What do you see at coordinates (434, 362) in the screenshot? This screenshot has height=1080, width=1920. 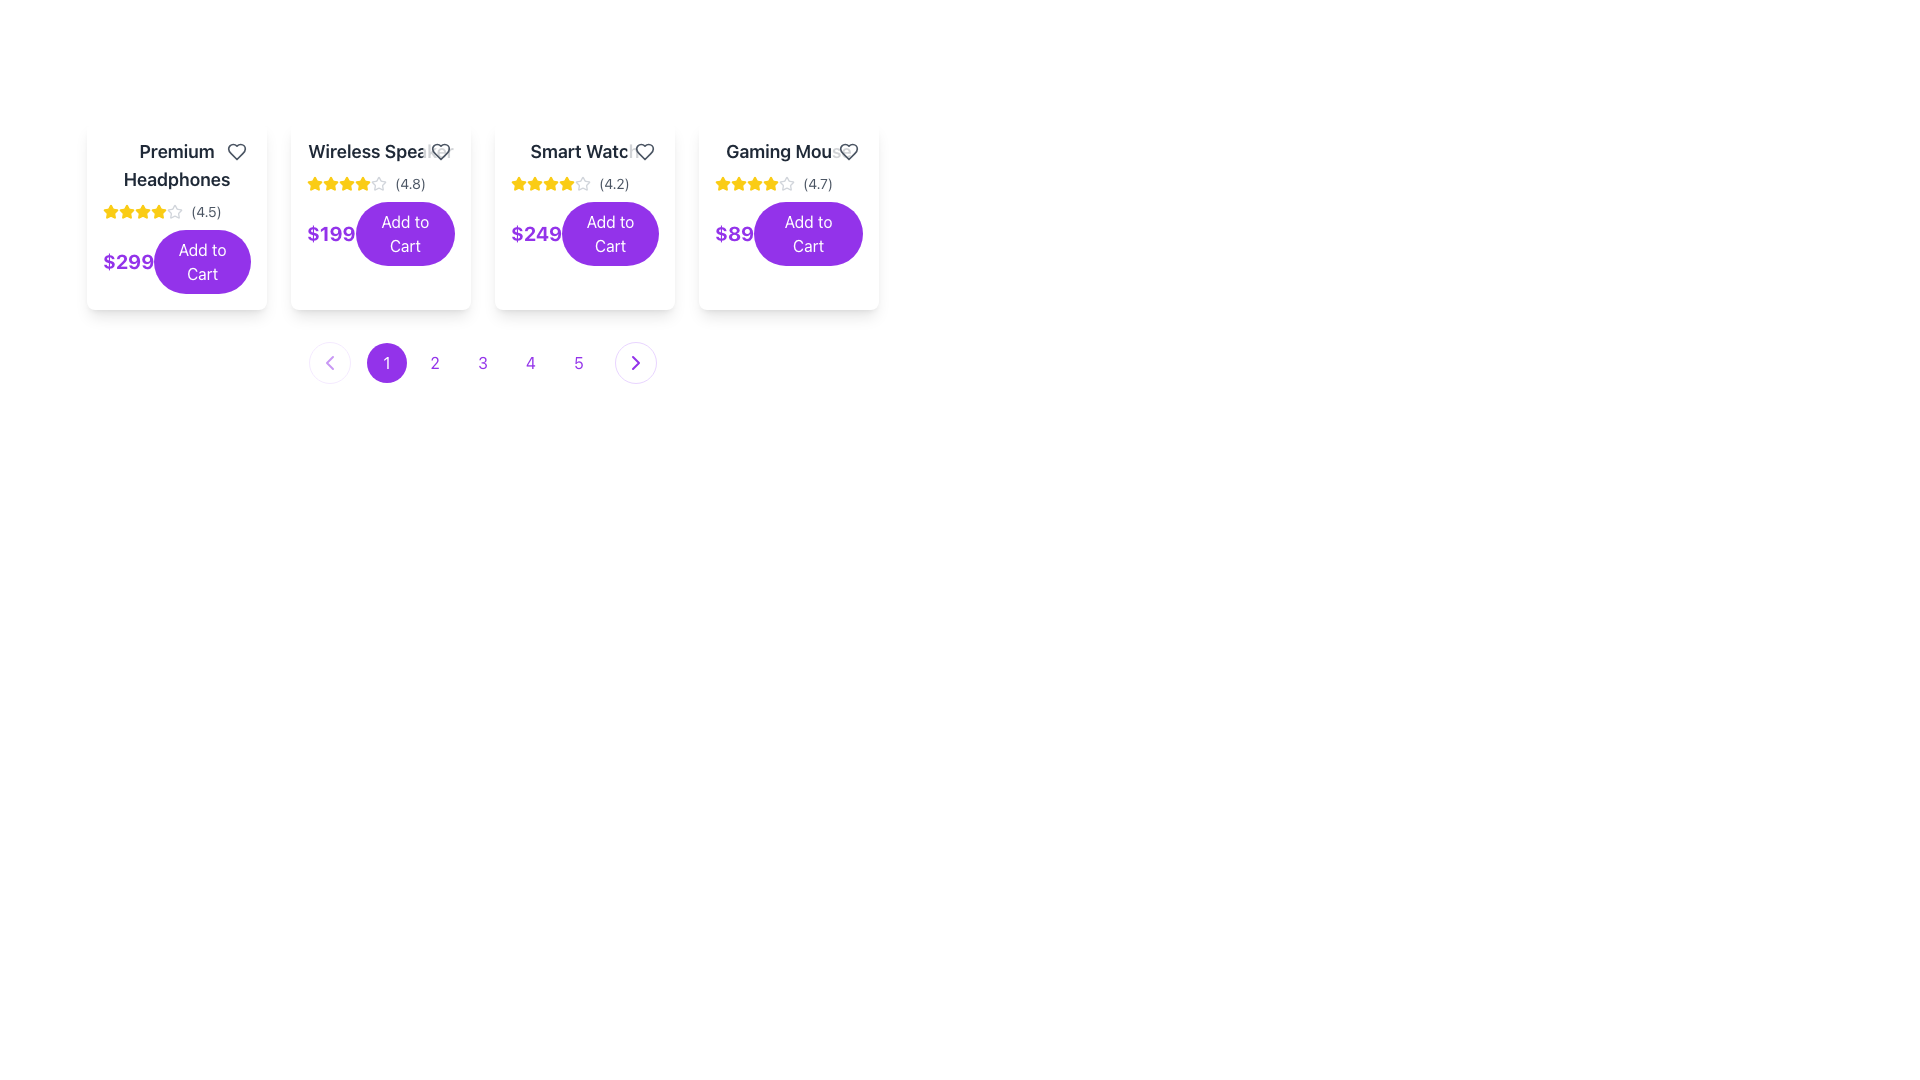 I see `the pagination button that navigates to the second page, located directly to the right of the button labeled '1' and to the left of the button labeled '3'` at bounding box center [434, 362].